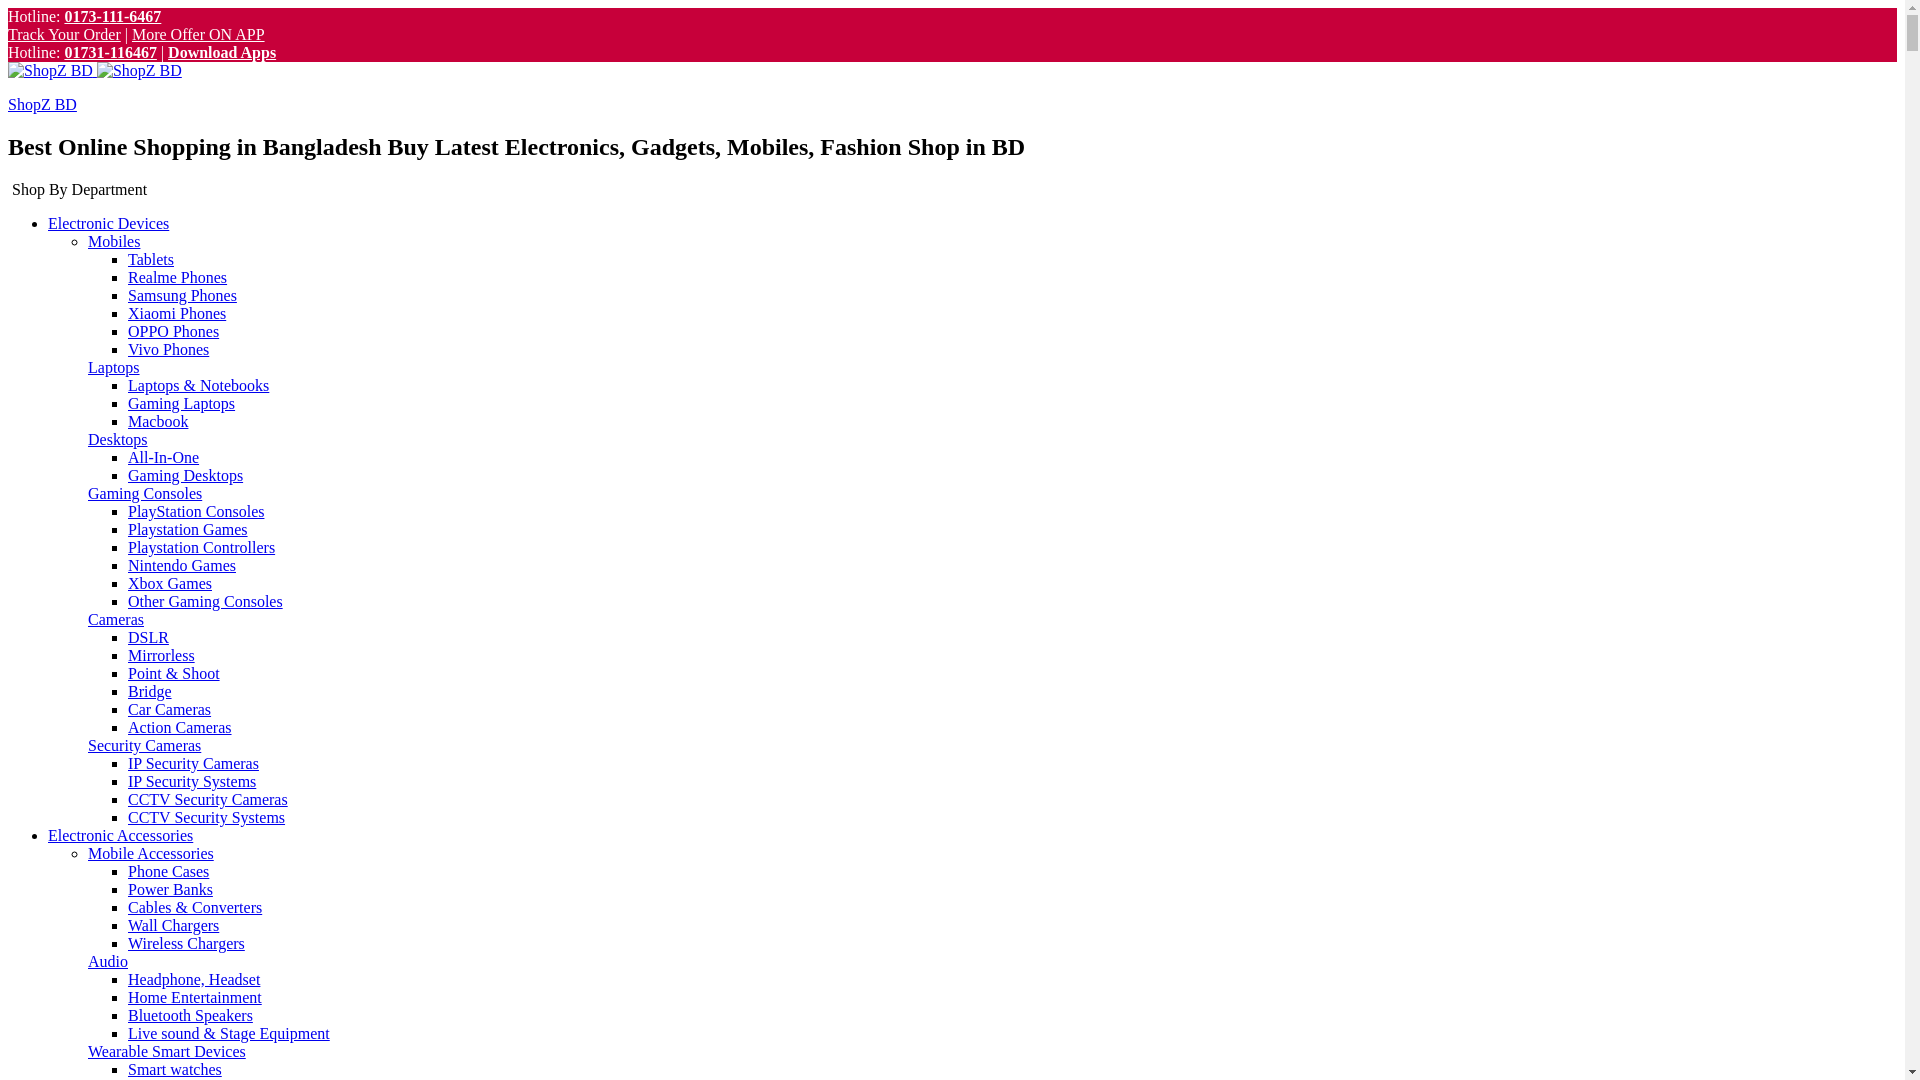 The width and height of the screenshot is (1920, 1080). Describe the element at coordinates (127, 690) in the screenshot. I see `'Bridge'` at that location.